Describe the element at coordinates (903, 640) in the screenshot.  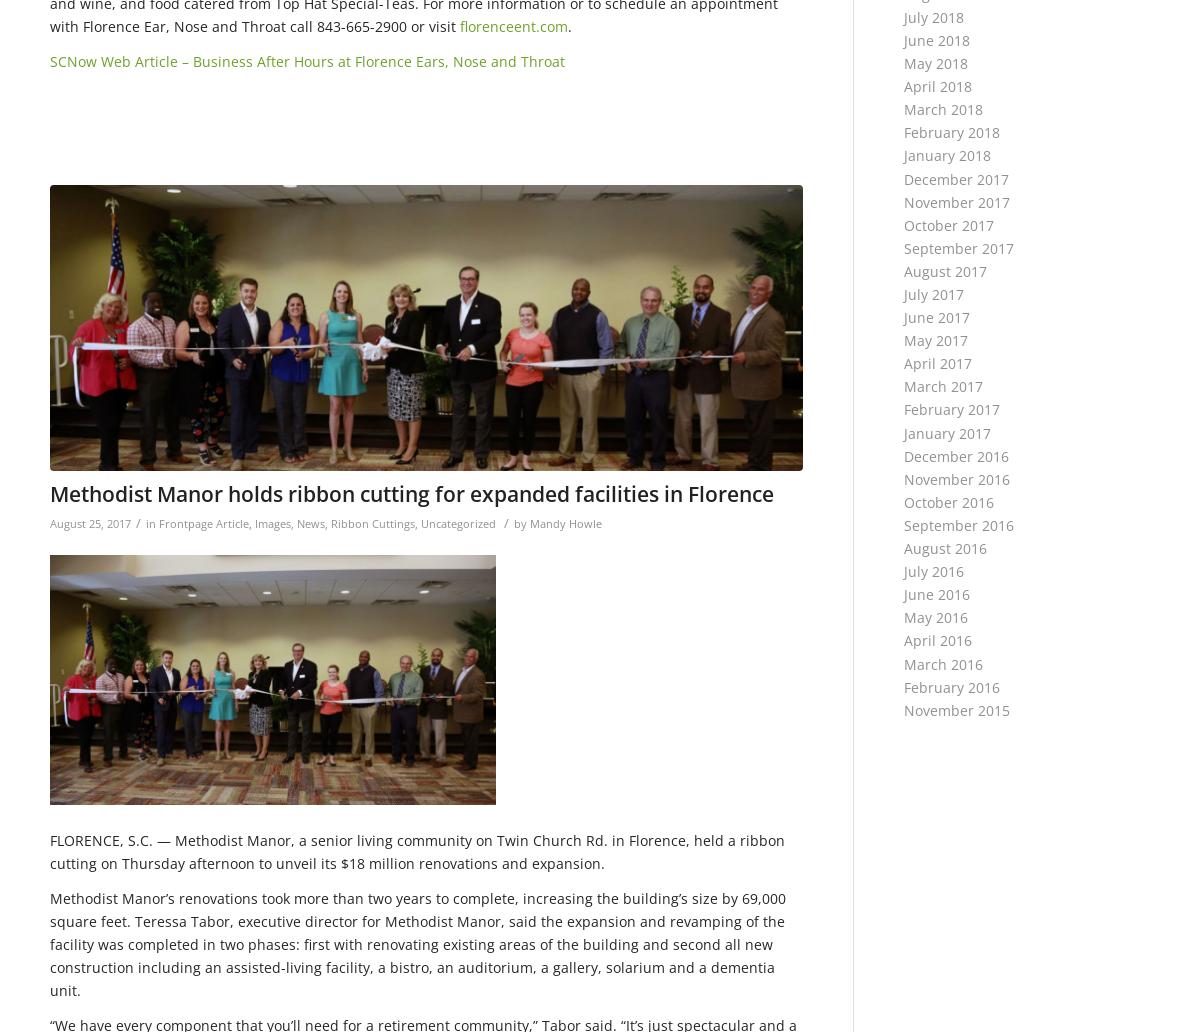
I see `'April 2016'` at that location.